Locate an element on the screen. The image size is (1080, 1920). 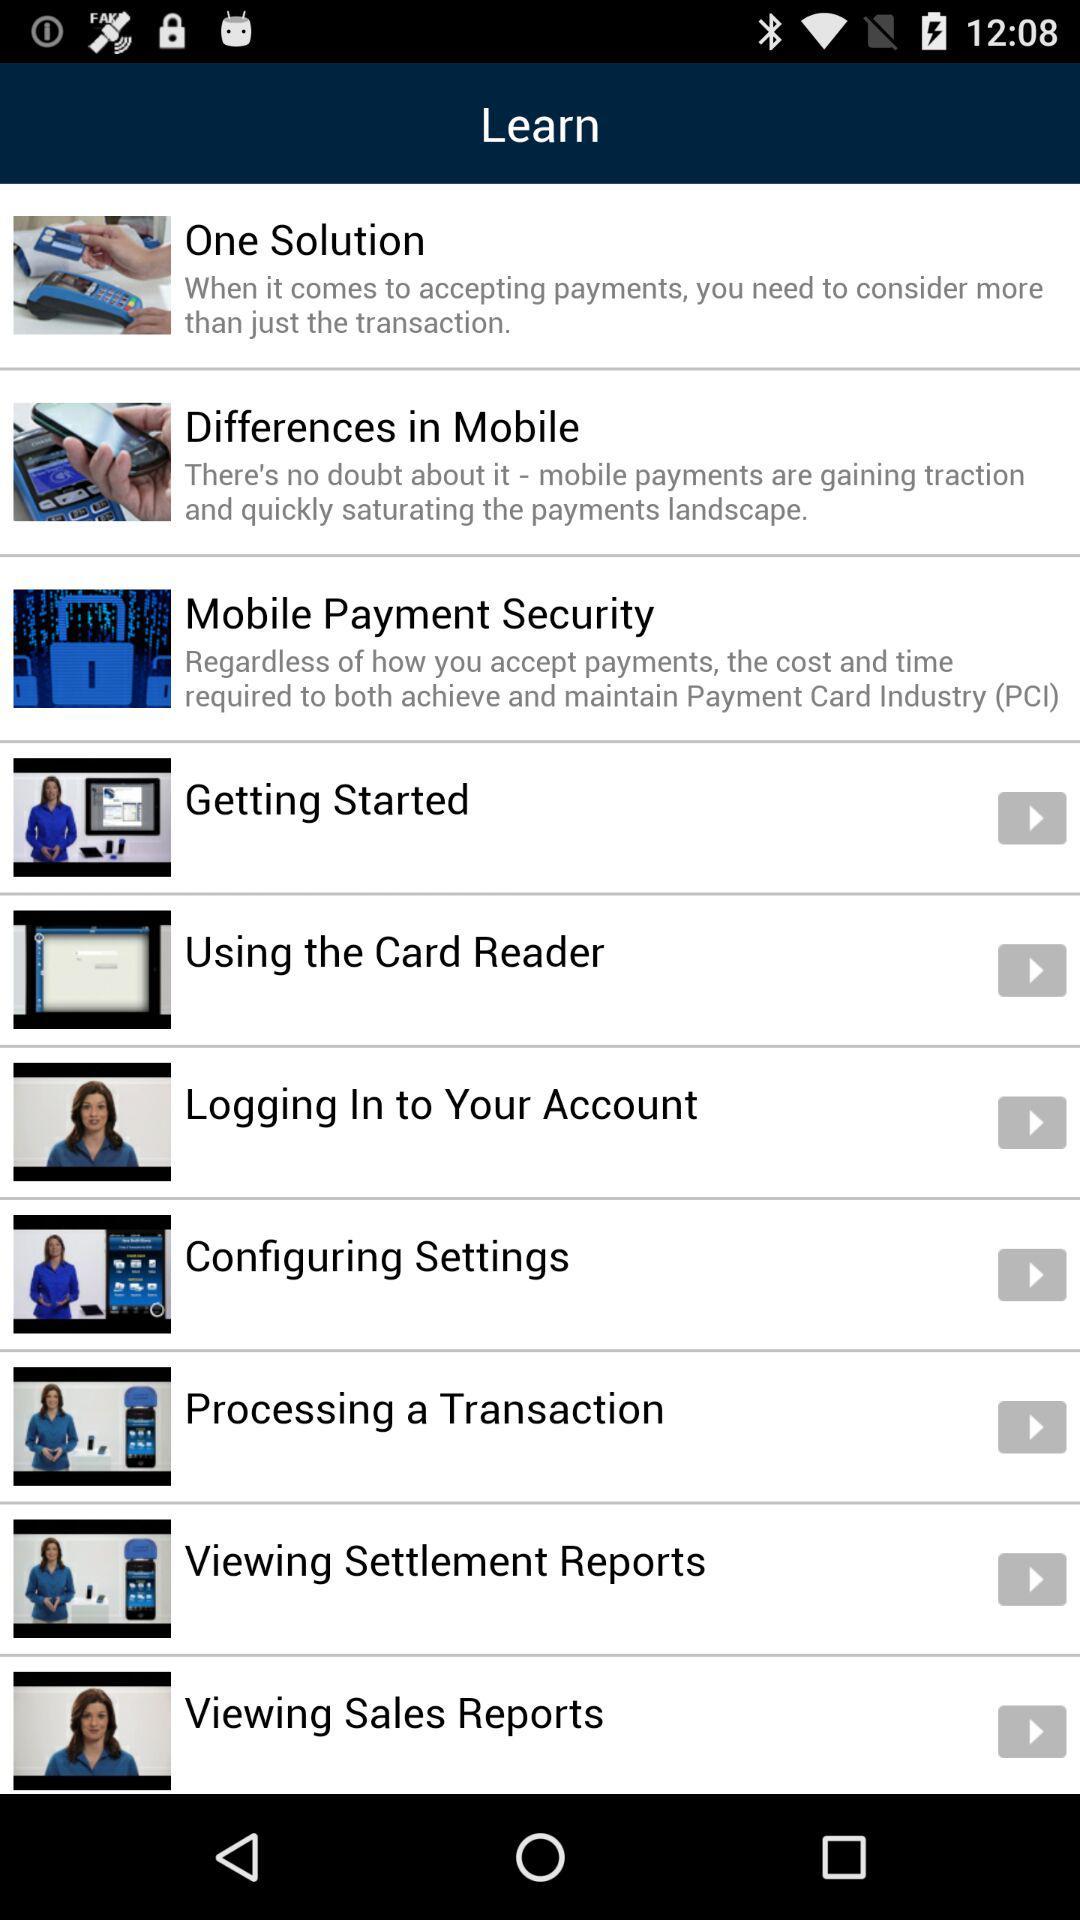
there s no item is located at coordinates (624, 490).